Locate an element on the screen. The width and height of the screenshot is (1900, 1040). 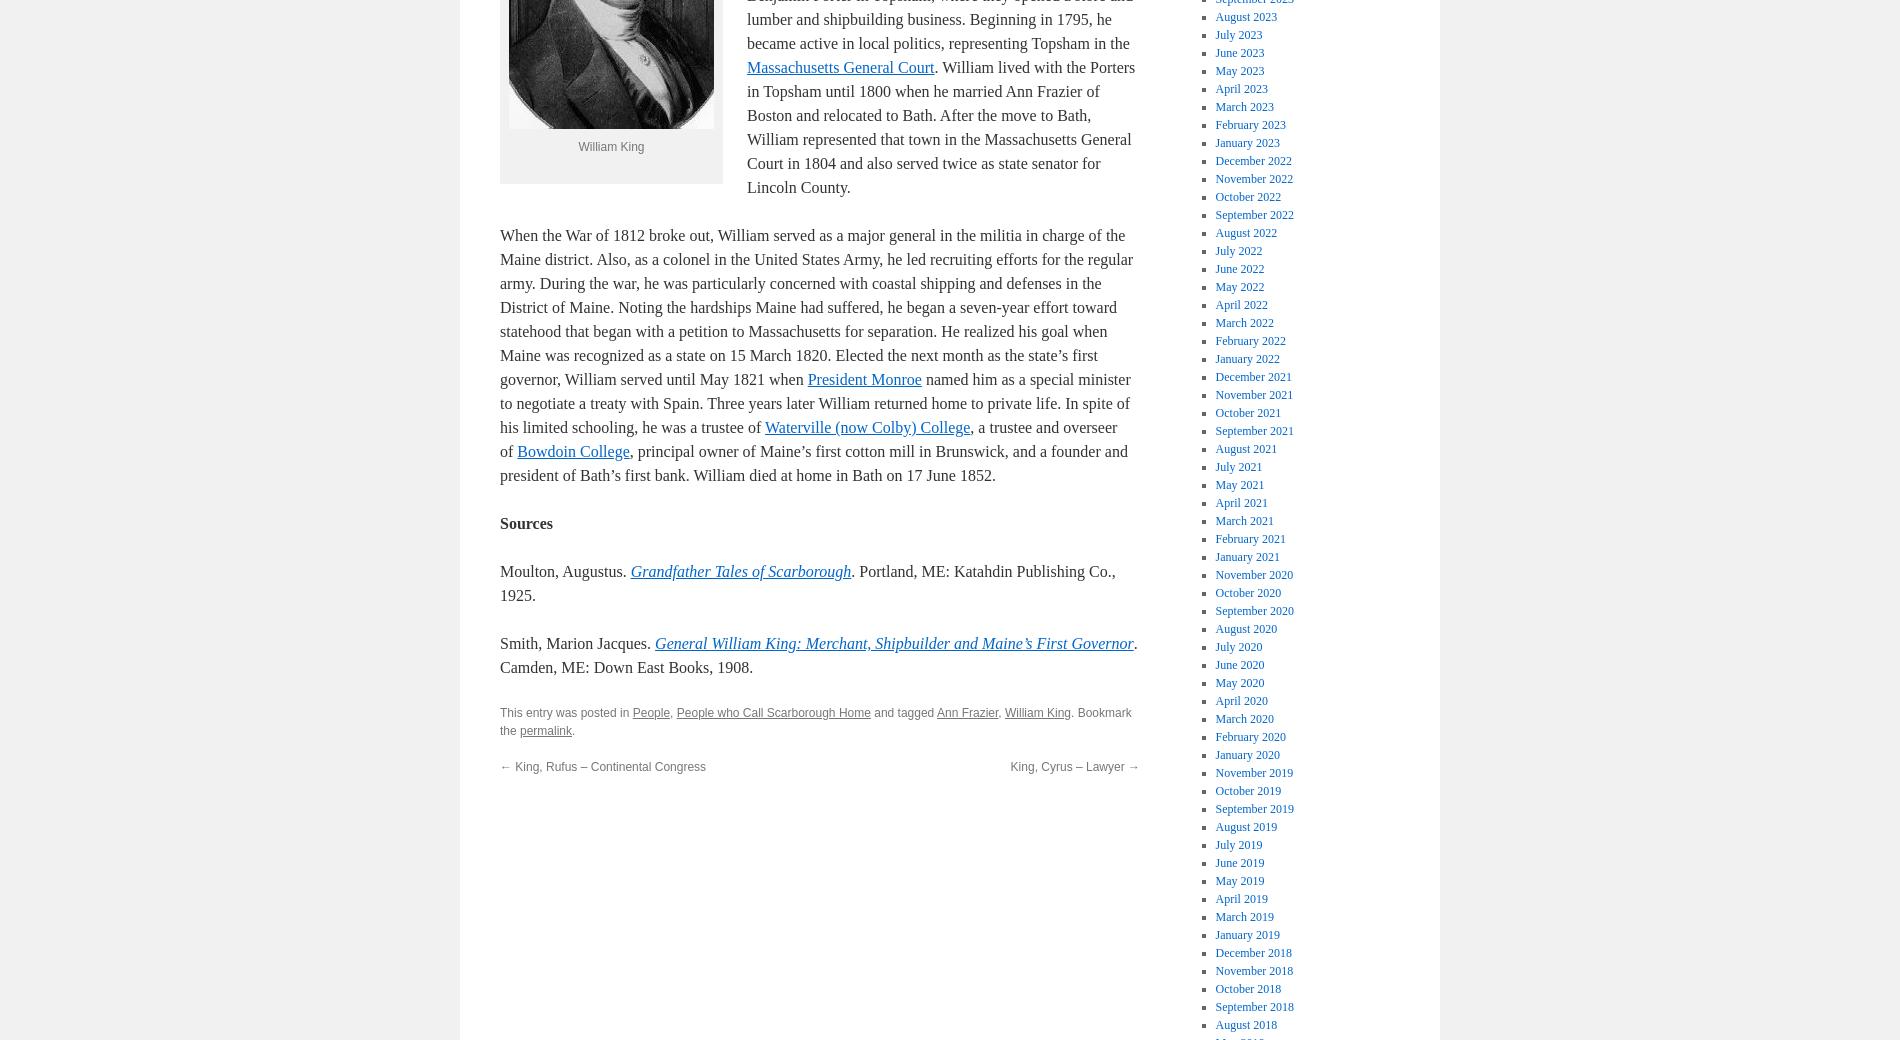
'February 2022' is located at coordinates (1214, 340).